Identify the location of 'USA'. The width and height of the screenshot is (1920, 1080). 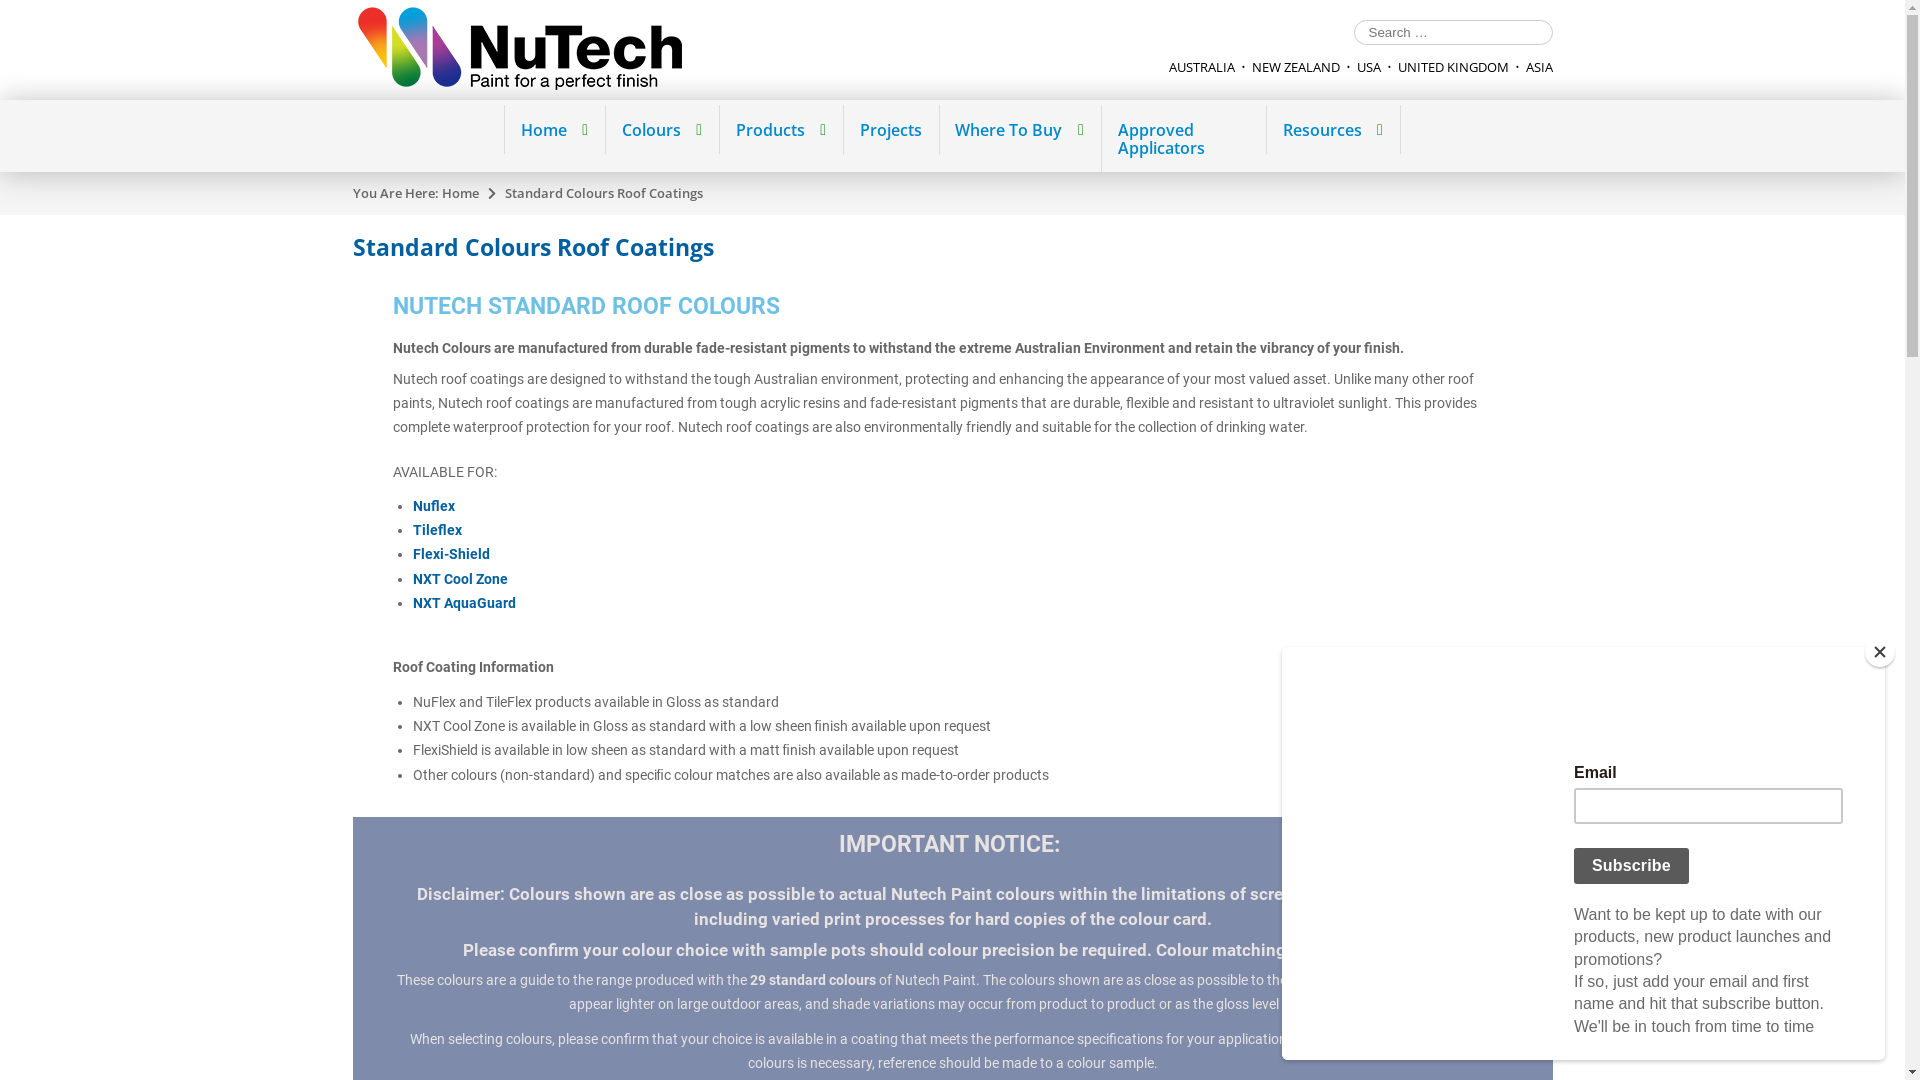
(1367, 65).